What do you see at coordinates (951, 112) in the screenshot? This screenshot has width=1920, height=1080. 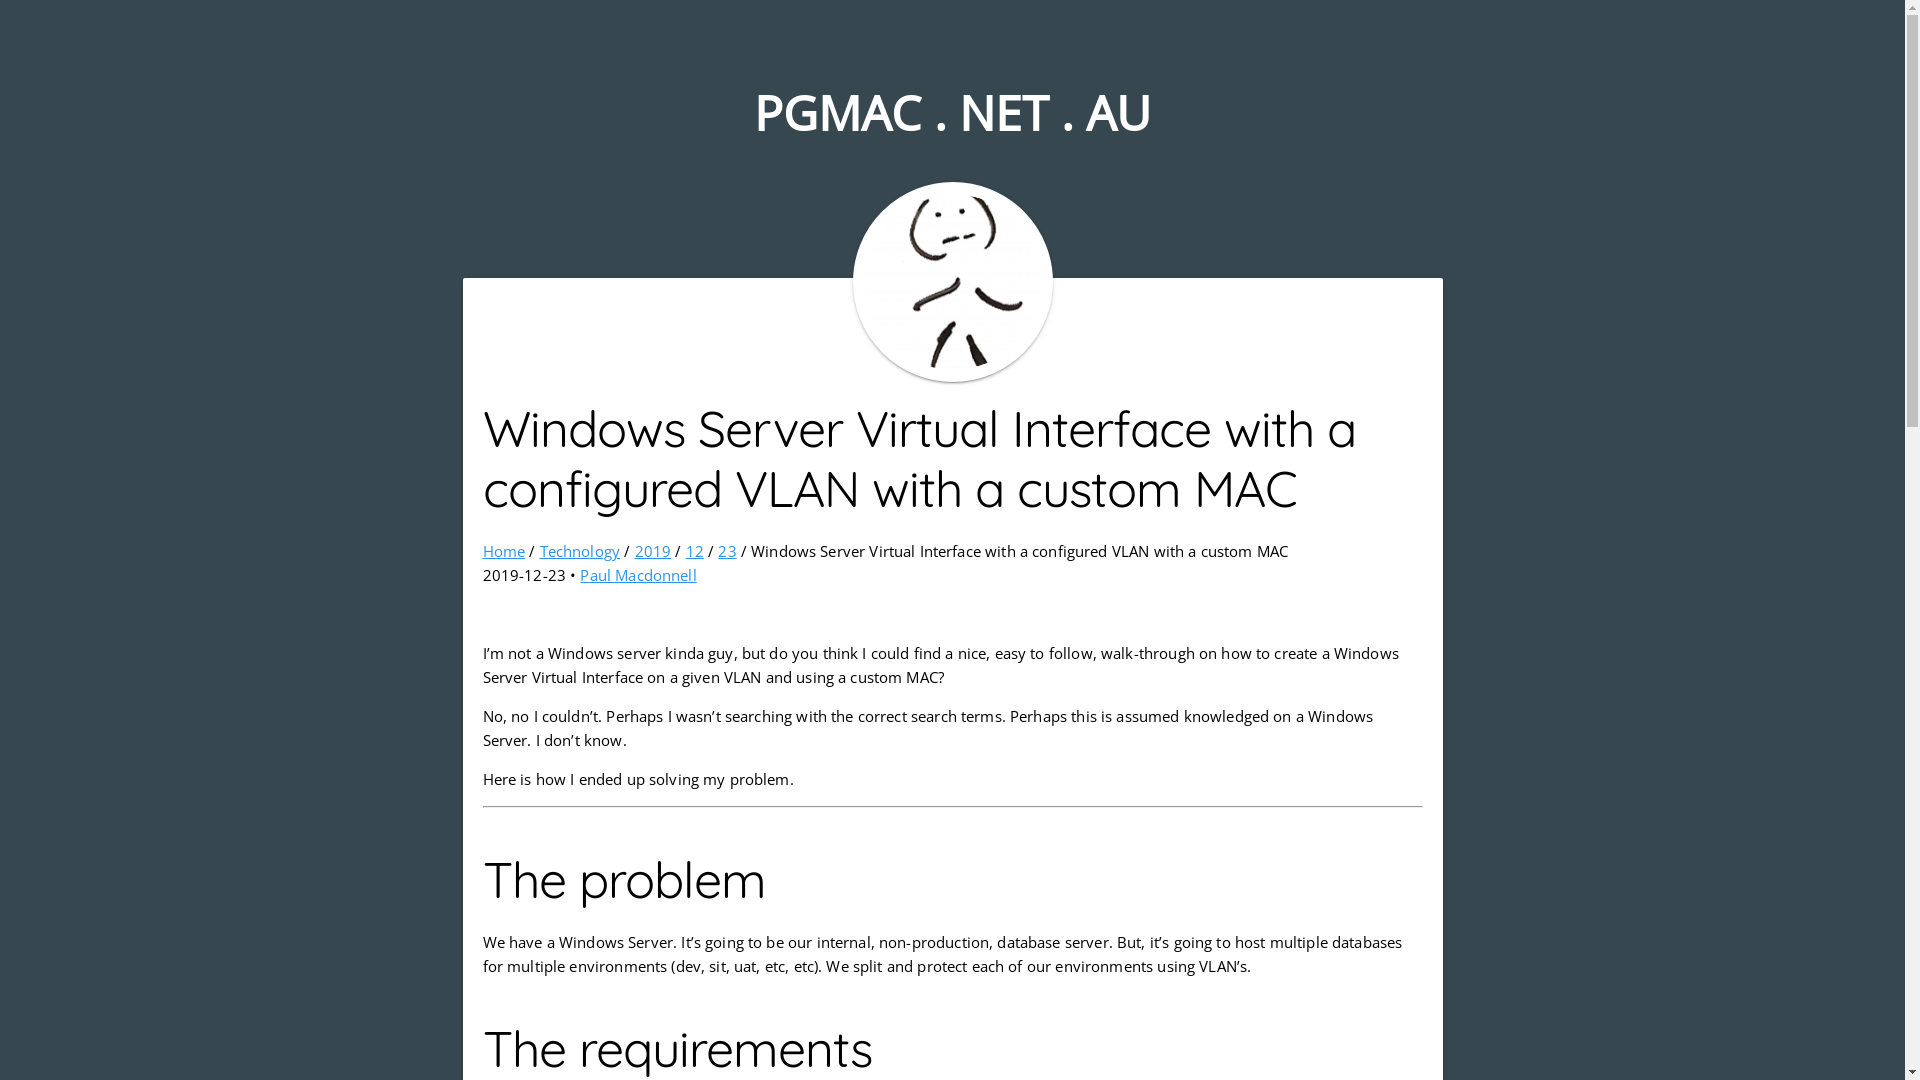 I see `'PGMAC . NET . AU'` at bounding box center [951, 112].